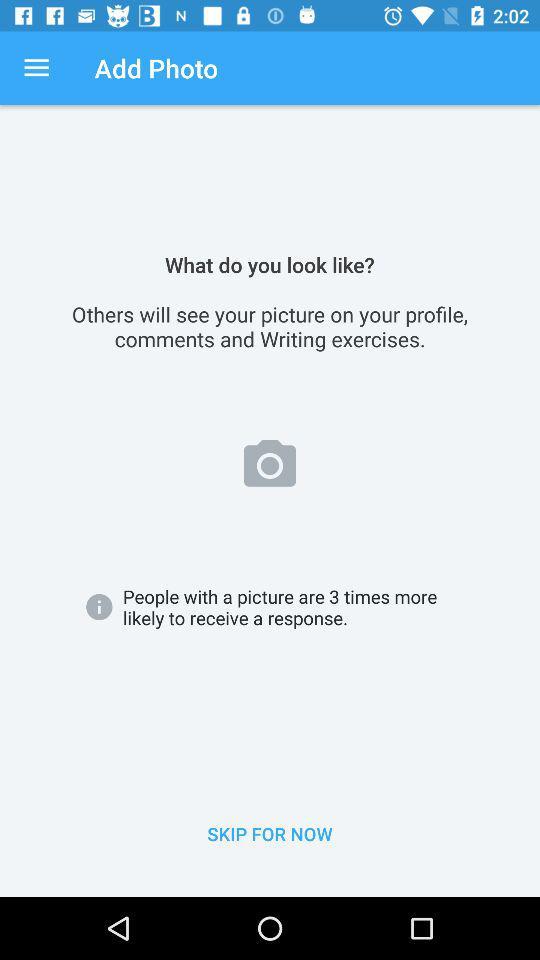 The width and height of the screenshot is (540, 960). I want to click on the icon below people with a item, so click(270, 834).